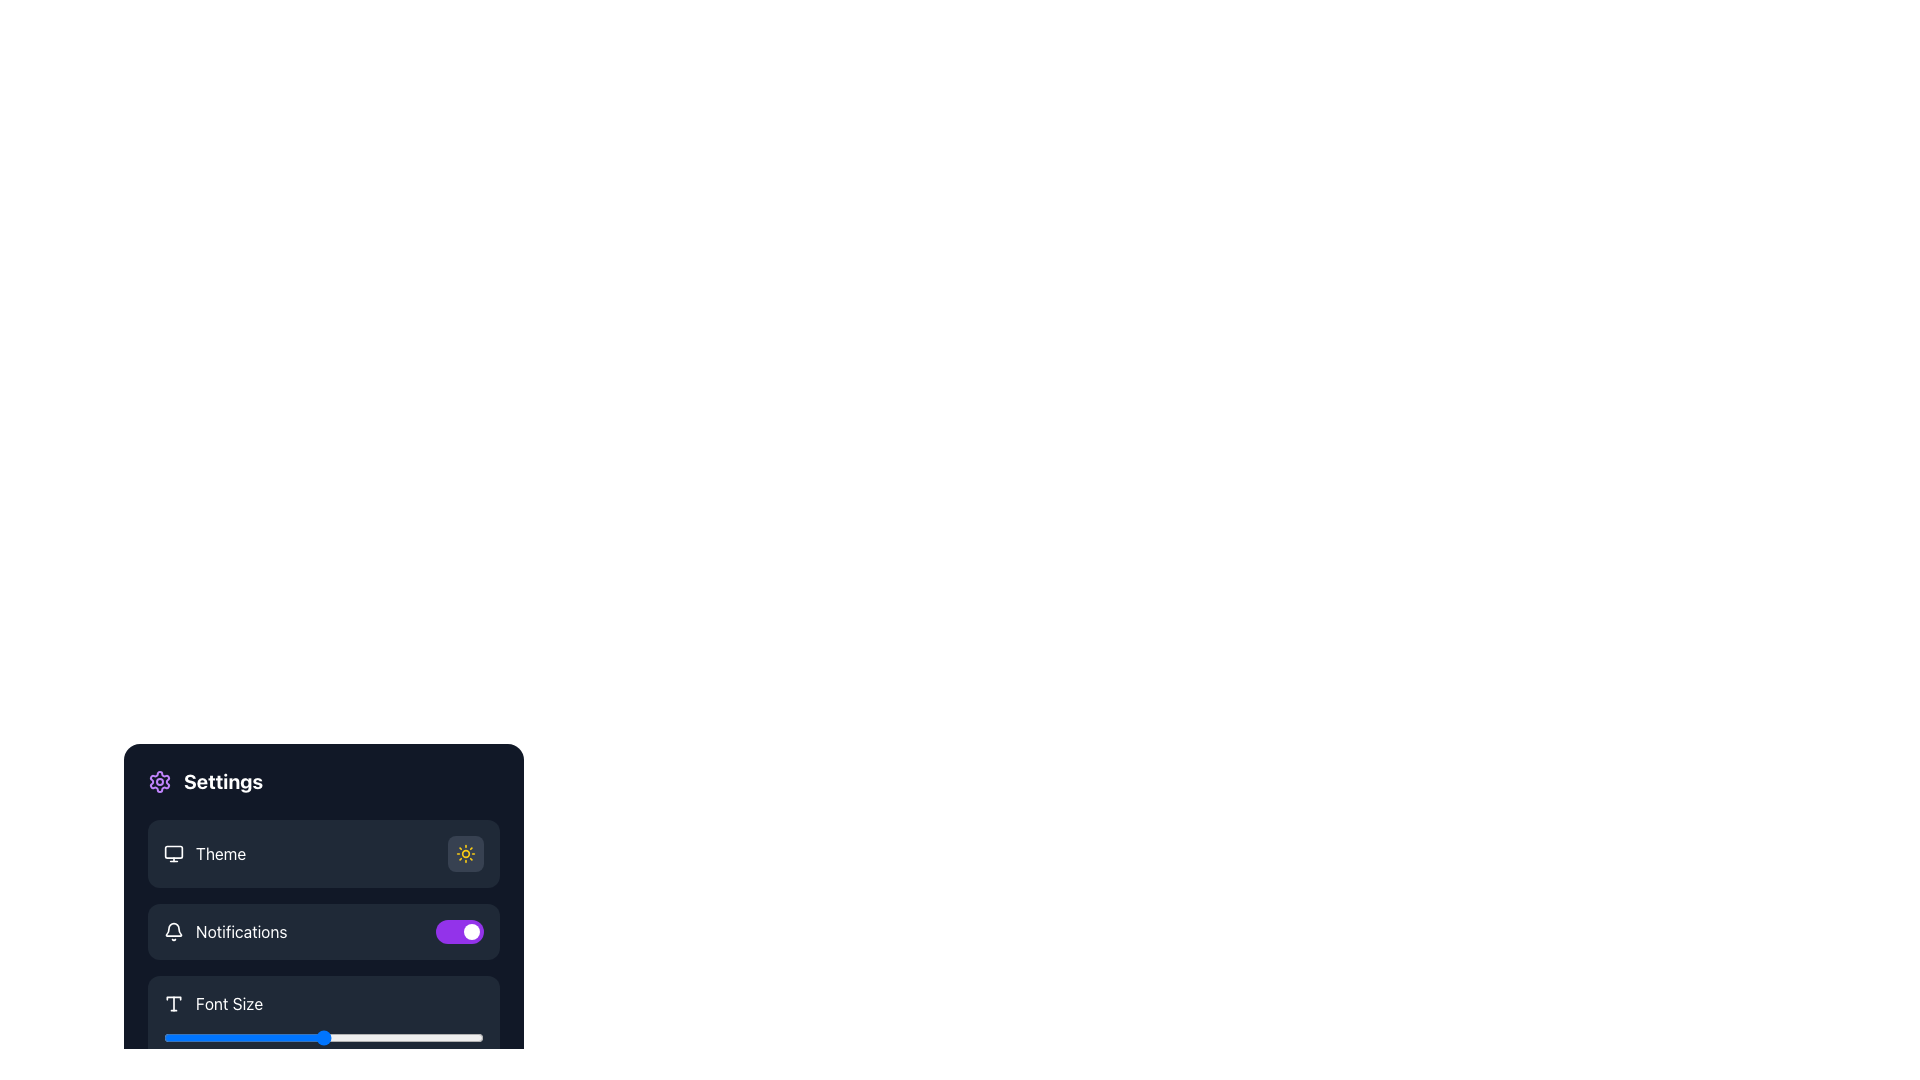  What do you see at coordinates (158, 781) in the screenshot?
I see `the purple gear-shaped icon located in the sidebar menu next to the 'Settings' label` at bounding box center [158, 781].